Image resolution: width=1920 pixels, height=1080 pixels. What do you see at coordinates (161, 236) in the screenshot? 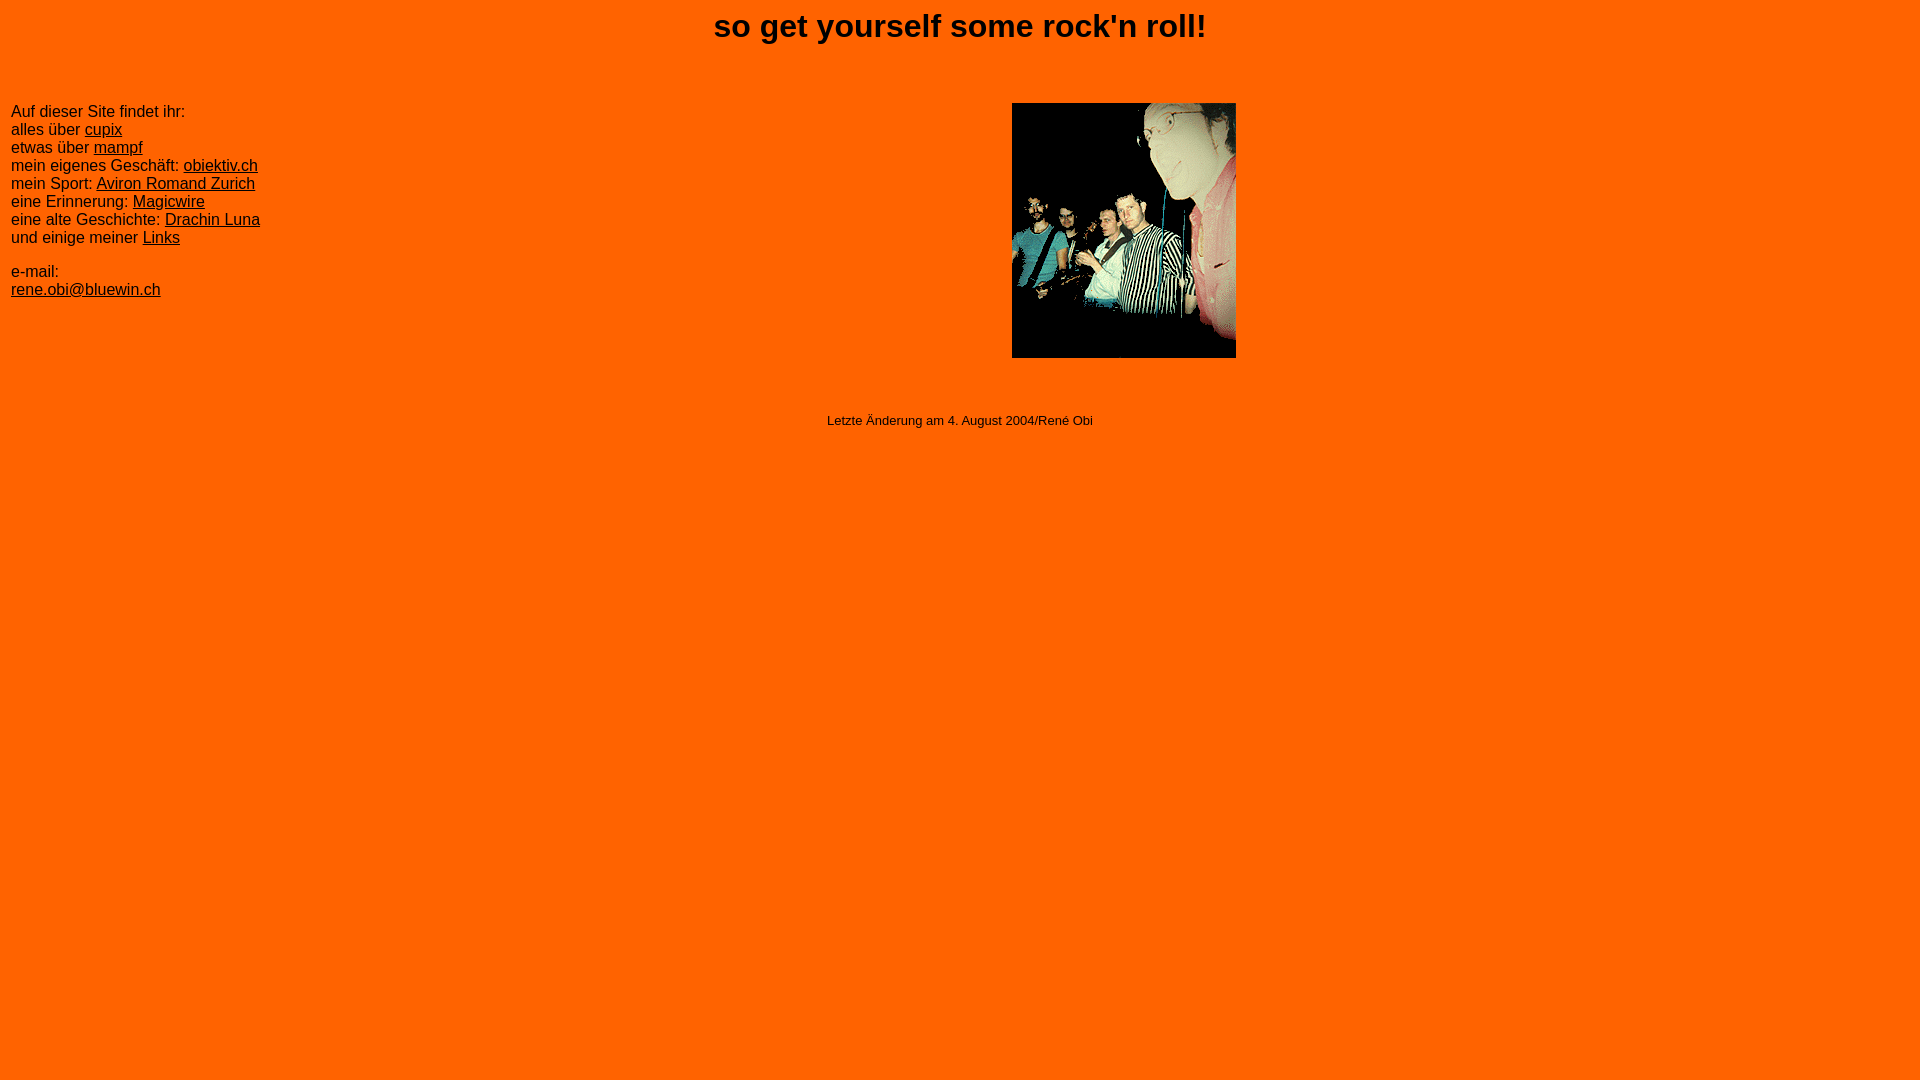
I see `'Links'` at bounding box center [161, 236].